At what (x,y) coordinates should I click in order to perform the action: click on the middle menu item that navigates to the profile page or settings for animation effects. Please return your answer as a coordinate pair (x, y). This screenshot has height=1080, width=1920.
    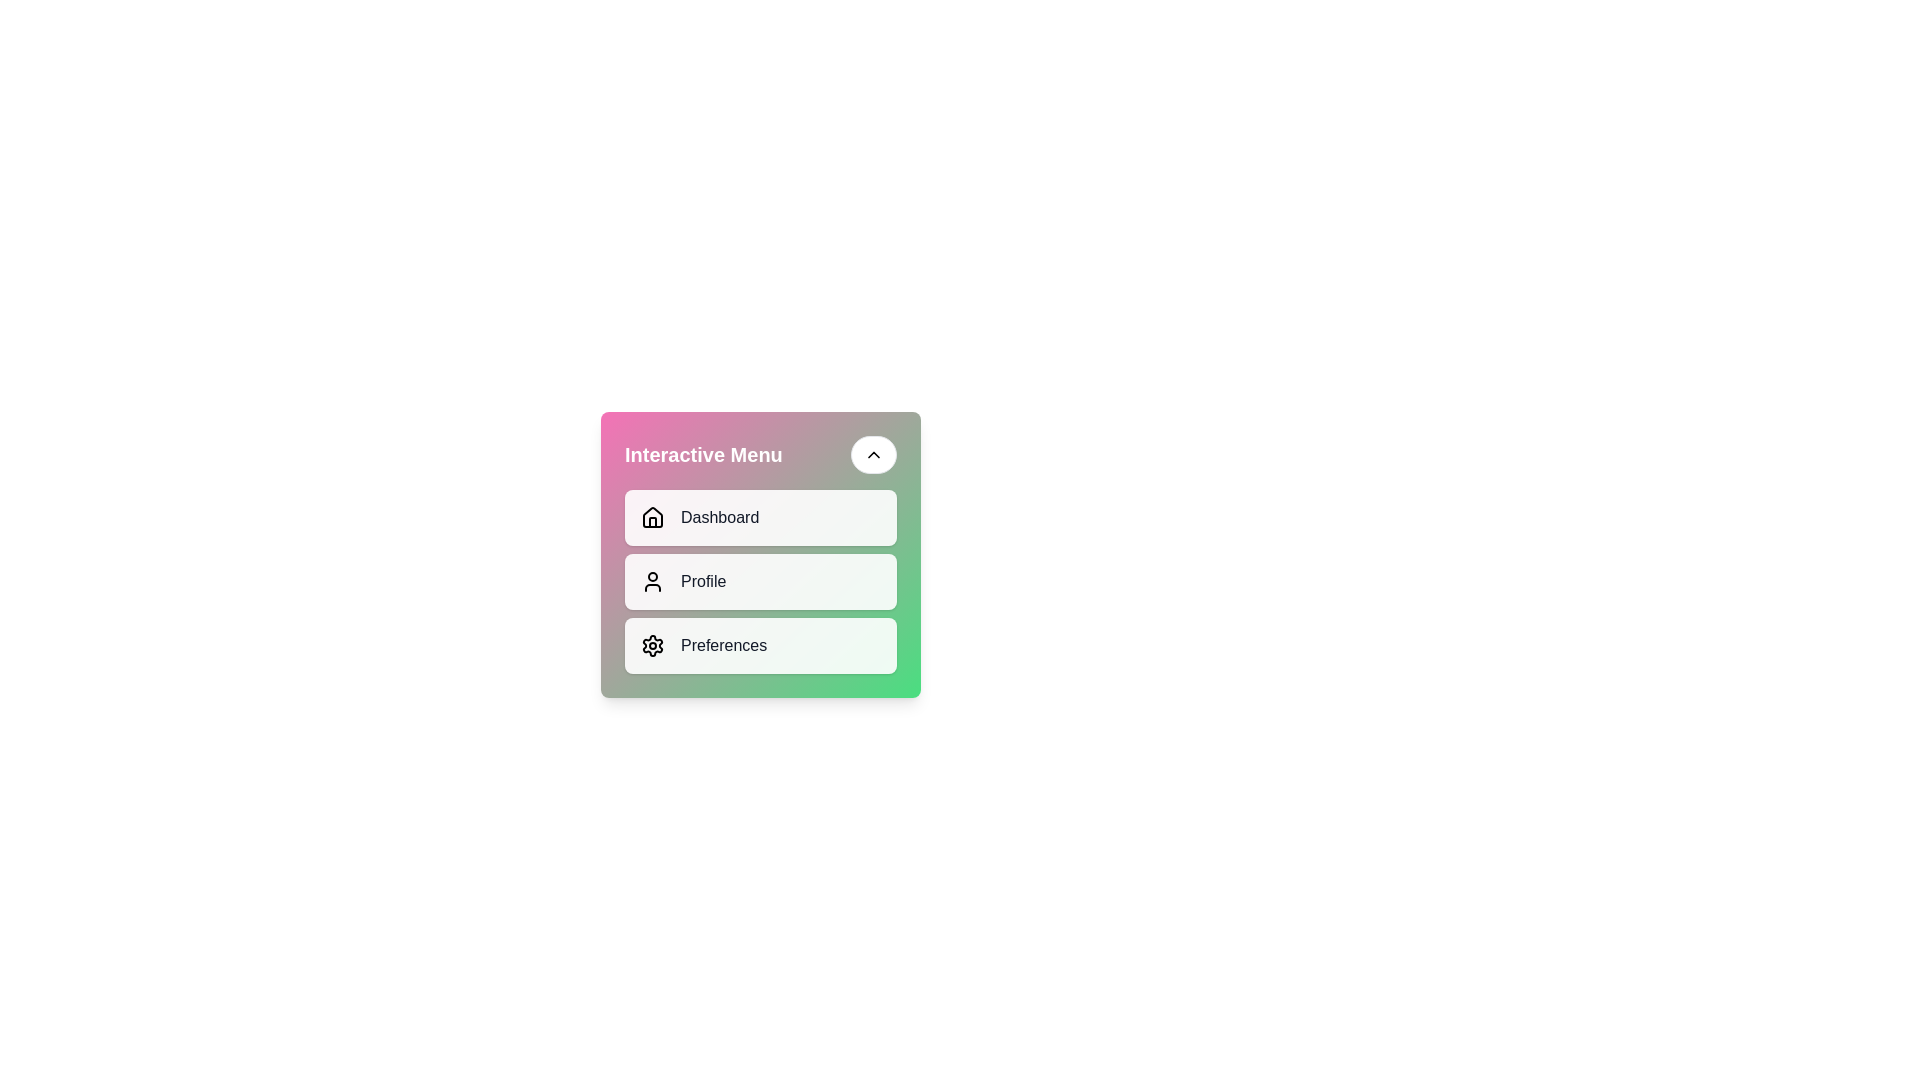
    Looking at the image, I should click on (760, 582).